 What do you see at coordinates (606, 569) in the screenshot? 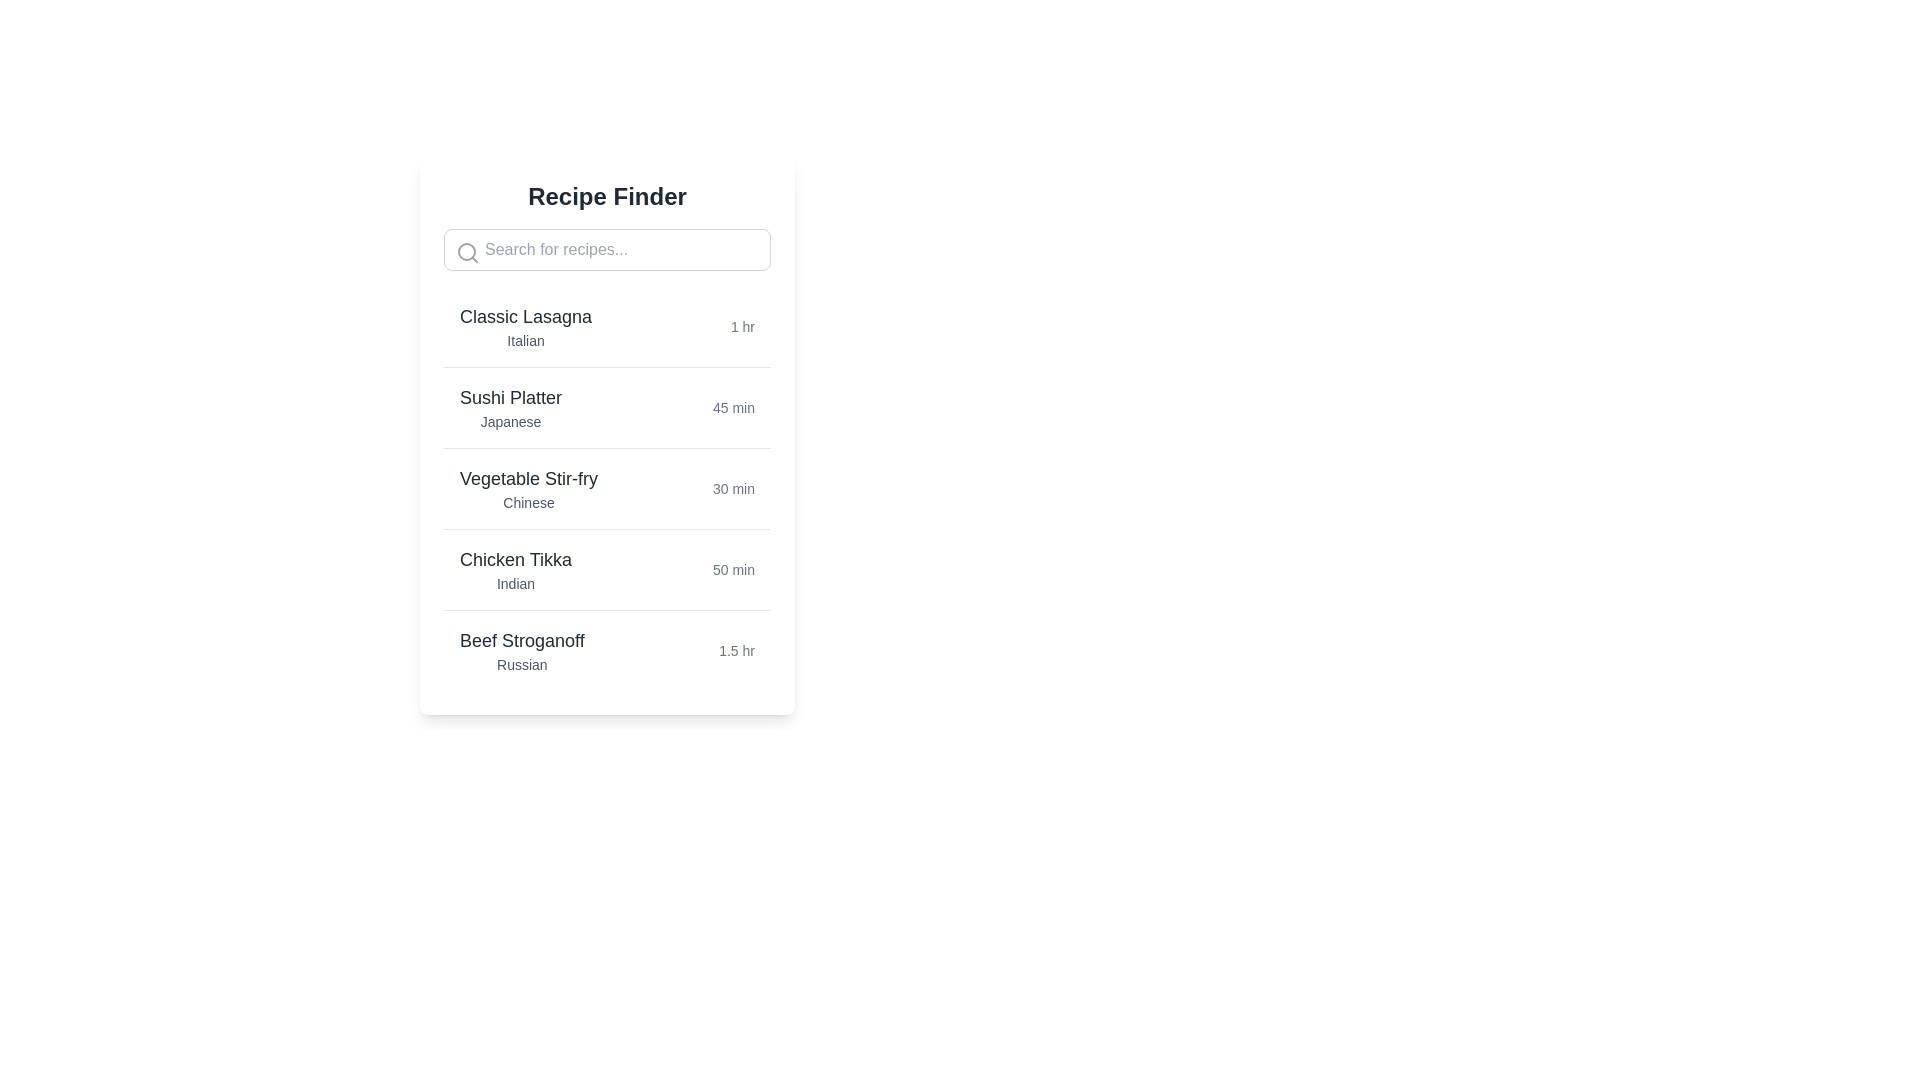
I see `the list item displaying 'Chicken Tikka' with 'Indian' and '50 min'` at bounding box center [606, 569].